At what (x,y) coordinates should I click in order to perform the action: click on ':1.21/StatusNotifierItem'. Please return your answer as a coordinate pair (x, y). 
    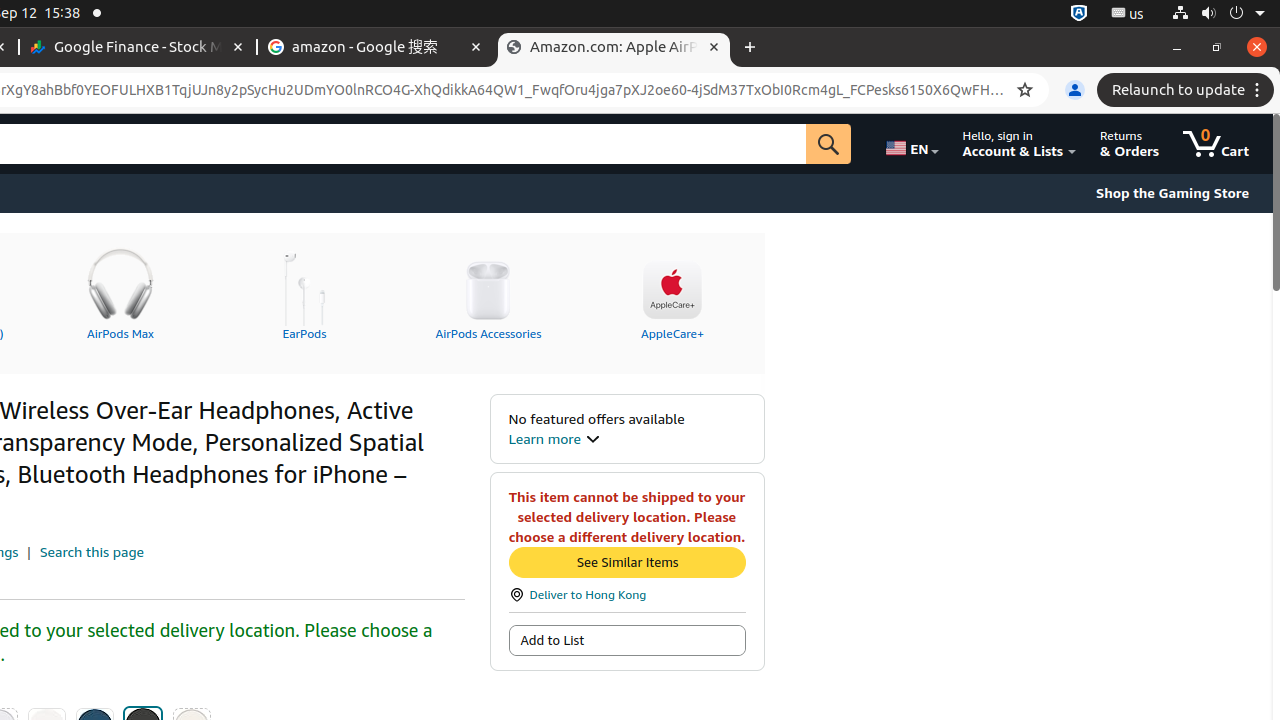
    Looking at the image, I should click on (1127, 13).